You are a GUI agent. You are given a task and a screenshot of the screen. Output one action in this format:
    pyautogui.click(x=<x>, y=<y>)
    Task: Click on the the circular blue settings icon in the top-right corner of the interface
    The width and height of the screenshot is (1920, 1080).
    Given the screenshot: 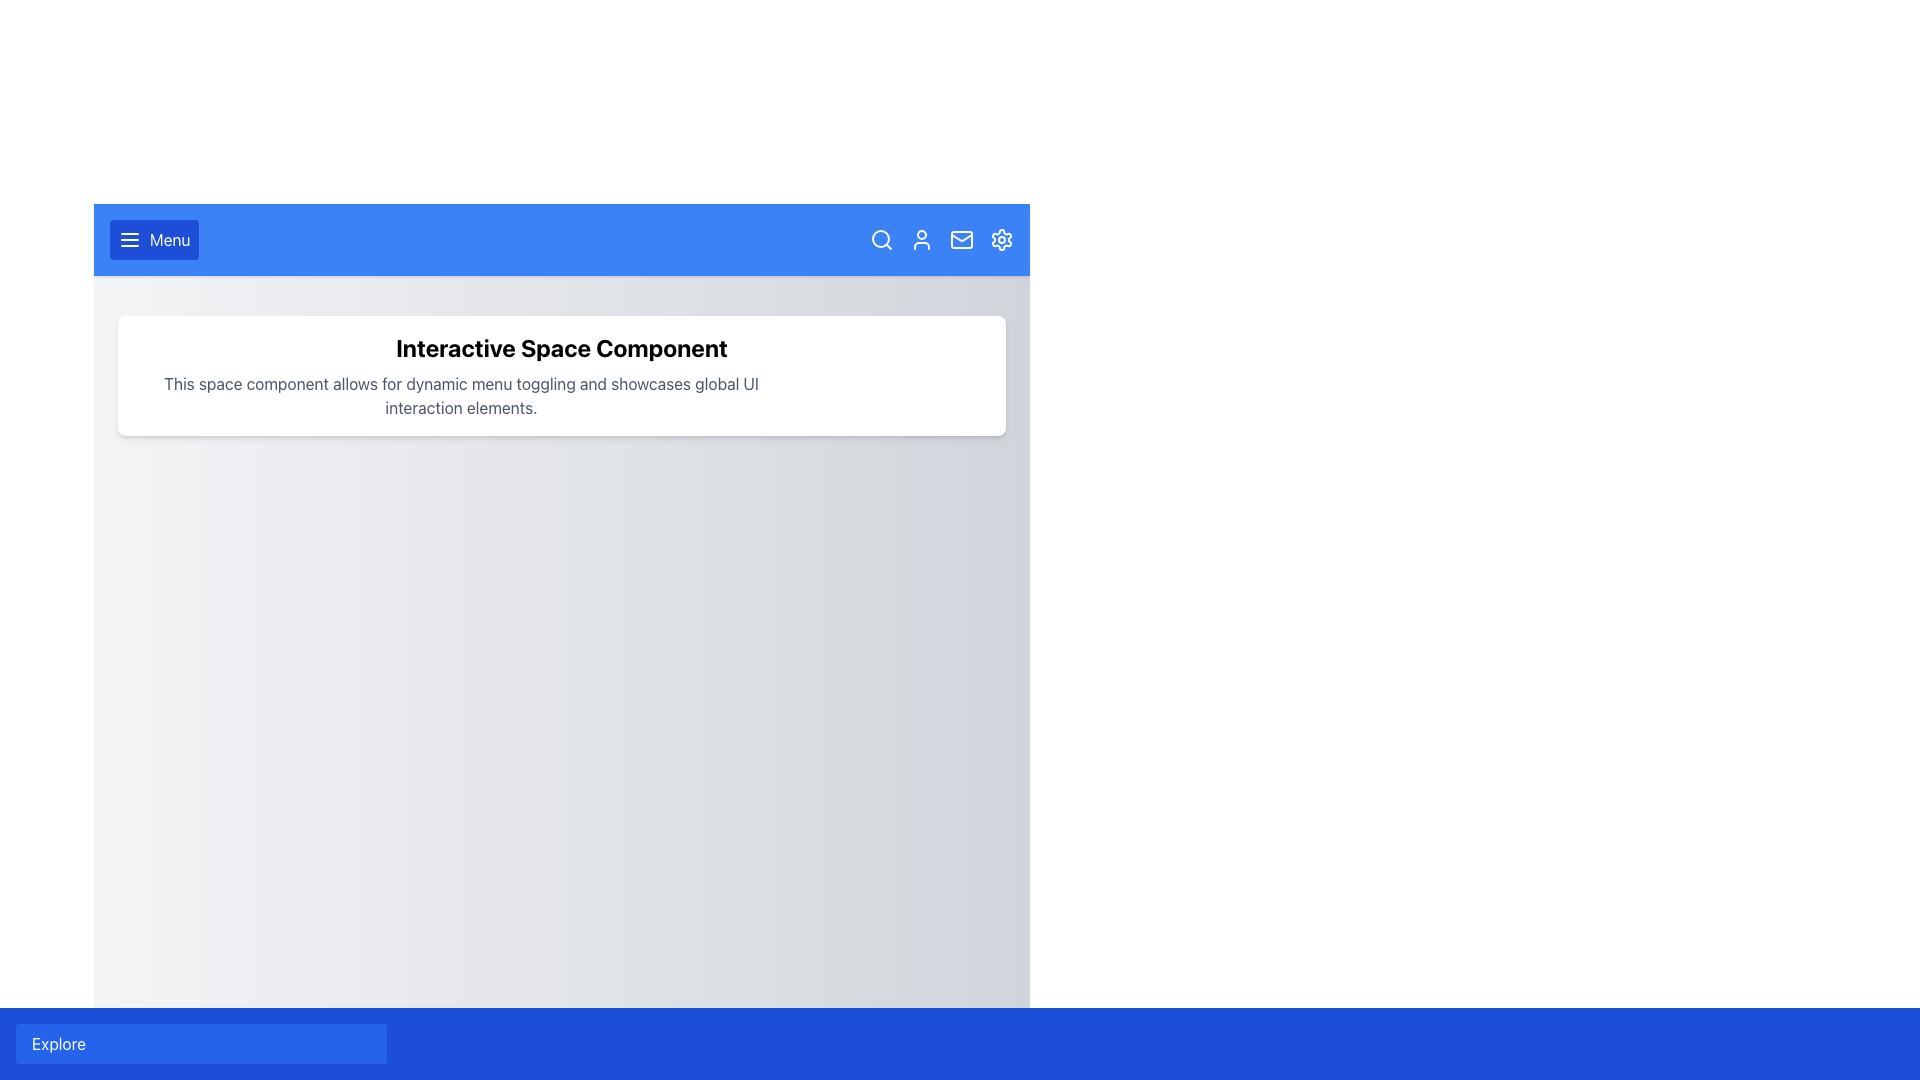 What is the action you would take?
    pyautogui.click(x=1002, y=238)
    